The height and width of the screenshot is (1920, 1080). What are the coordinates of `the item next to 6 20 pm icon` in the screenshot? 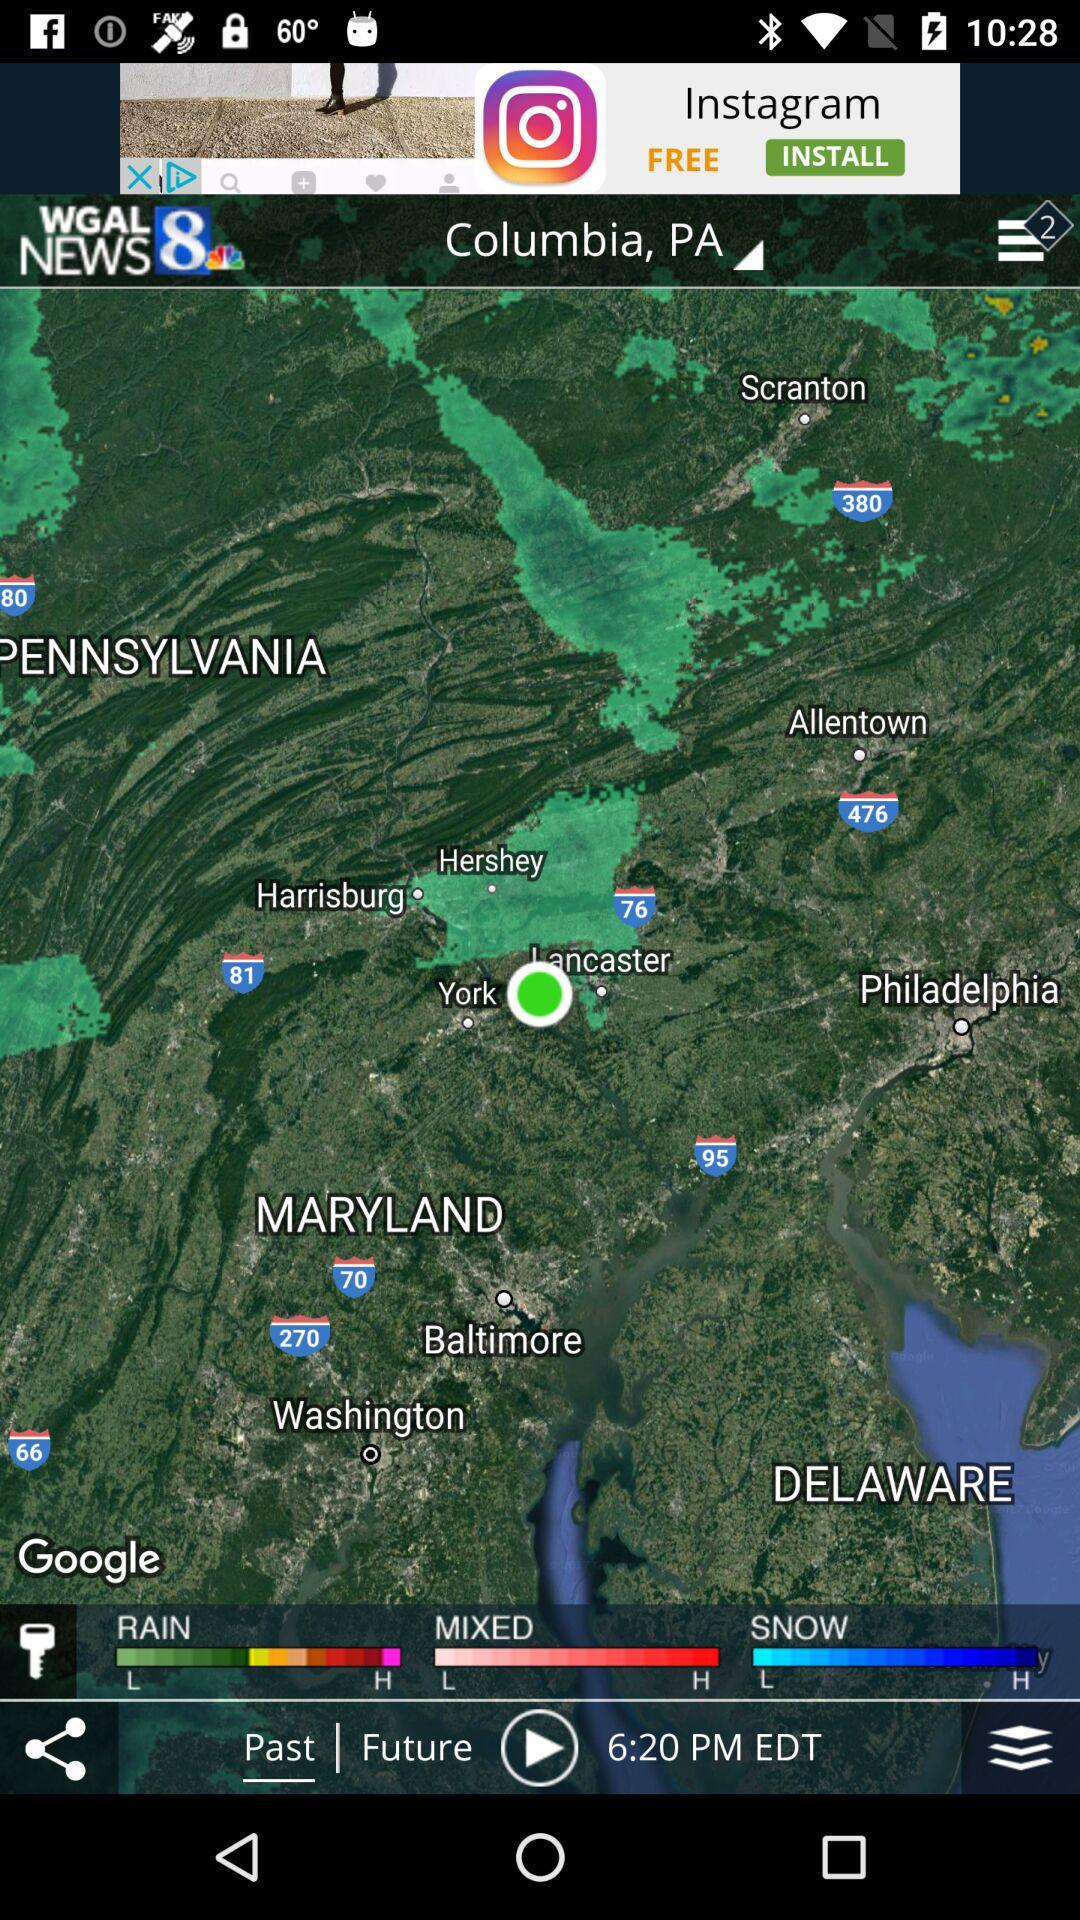 It's located at (538, 1746).